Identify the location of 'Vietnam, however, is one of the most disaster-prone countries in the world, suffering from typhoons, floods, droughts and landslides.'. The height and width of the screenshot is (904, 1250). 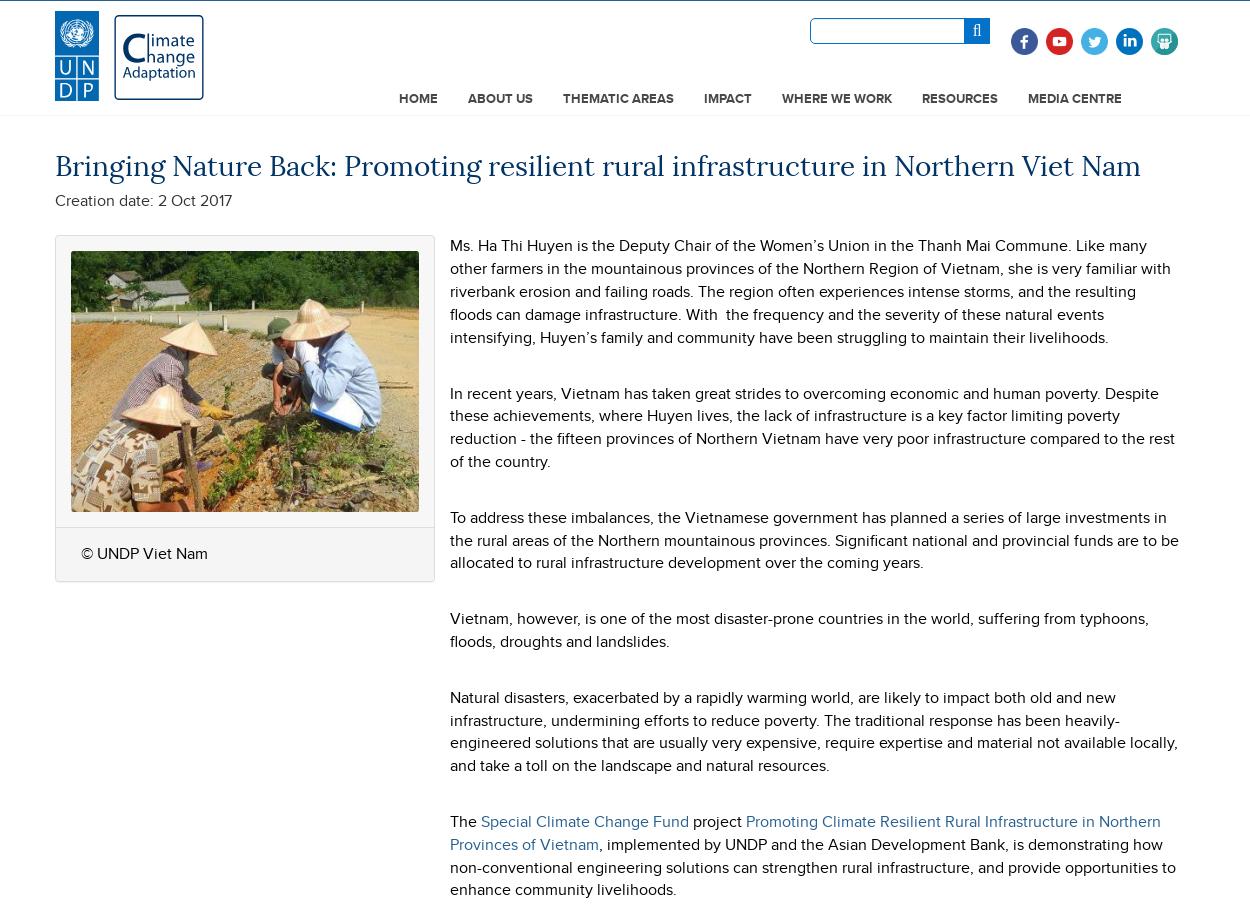
(799, 629).